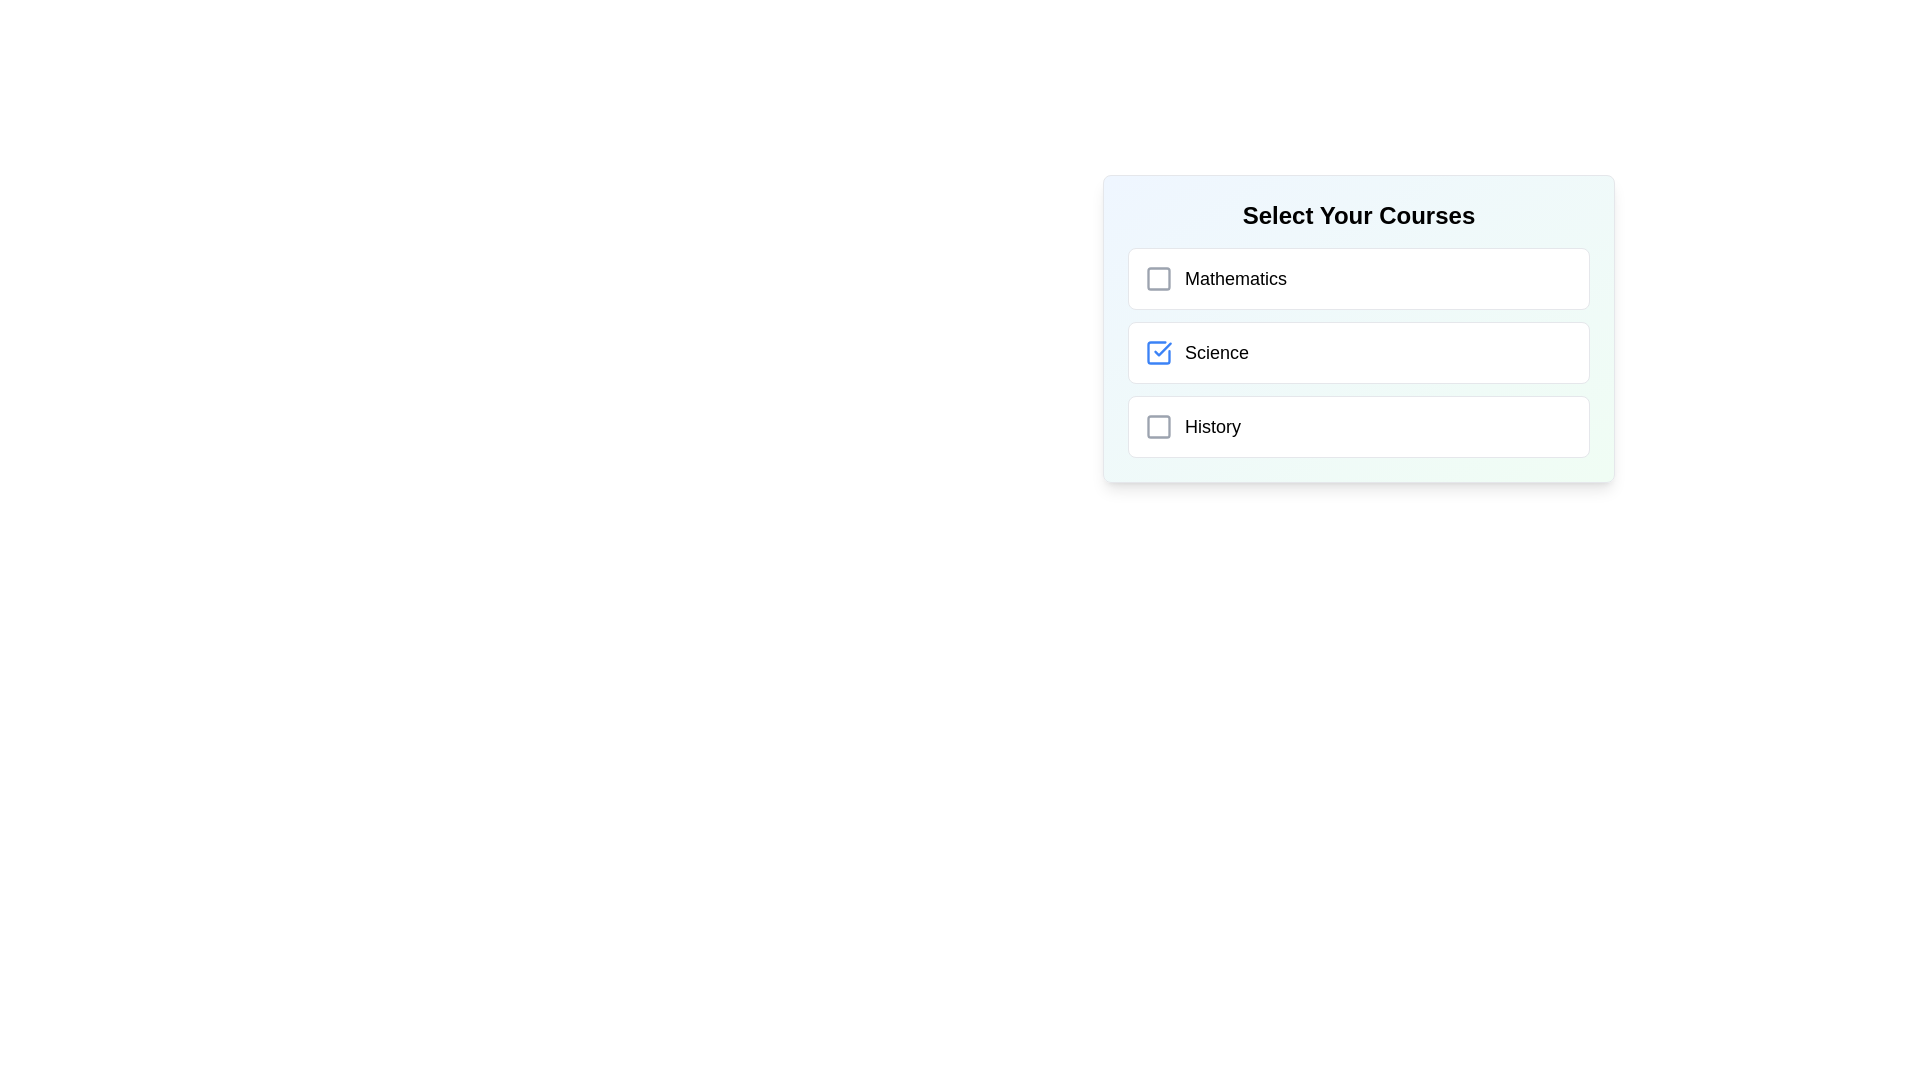 This screenshot has width=1920, height=1080. What do you see at coordinates (1158, 426) in the screenshot?
I see `the empty square checkbox aligned to the left of the 'History' option` at bounding box center [1158, 426].